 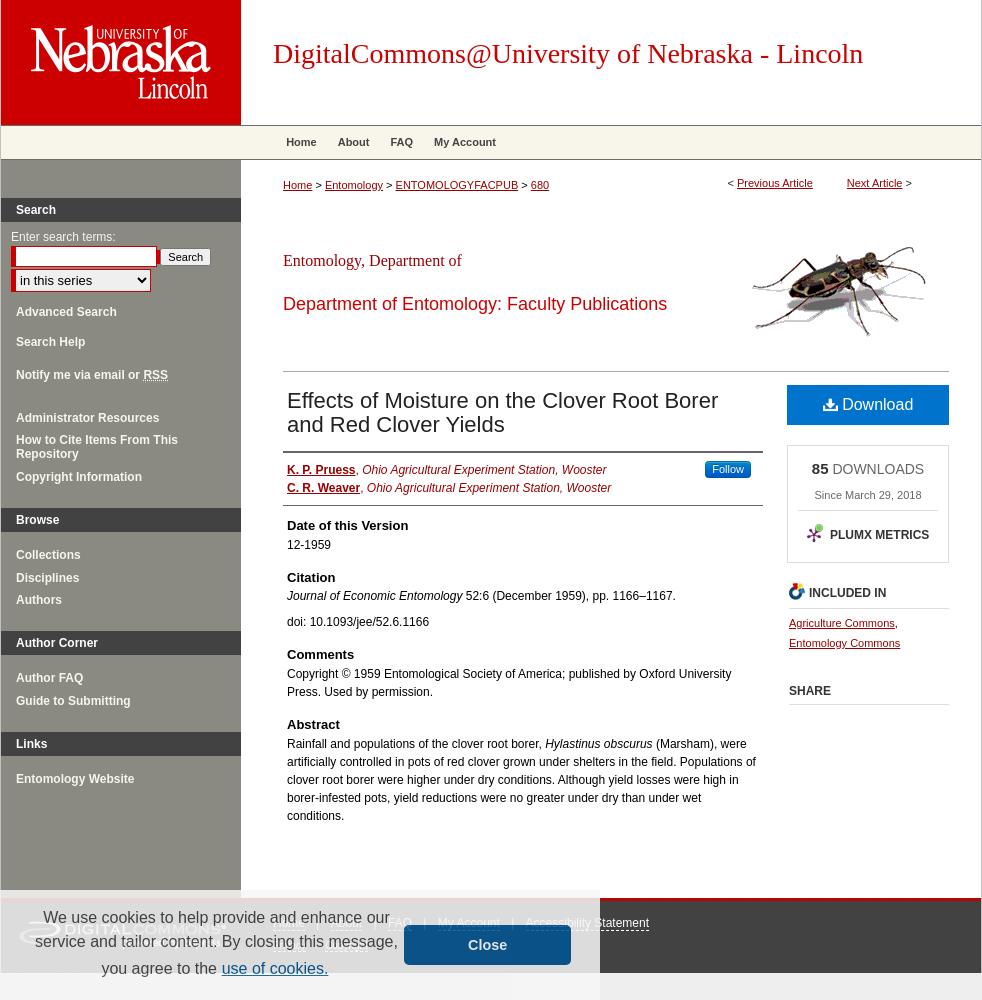 I want to click on '<', so click(x=730, y=183).